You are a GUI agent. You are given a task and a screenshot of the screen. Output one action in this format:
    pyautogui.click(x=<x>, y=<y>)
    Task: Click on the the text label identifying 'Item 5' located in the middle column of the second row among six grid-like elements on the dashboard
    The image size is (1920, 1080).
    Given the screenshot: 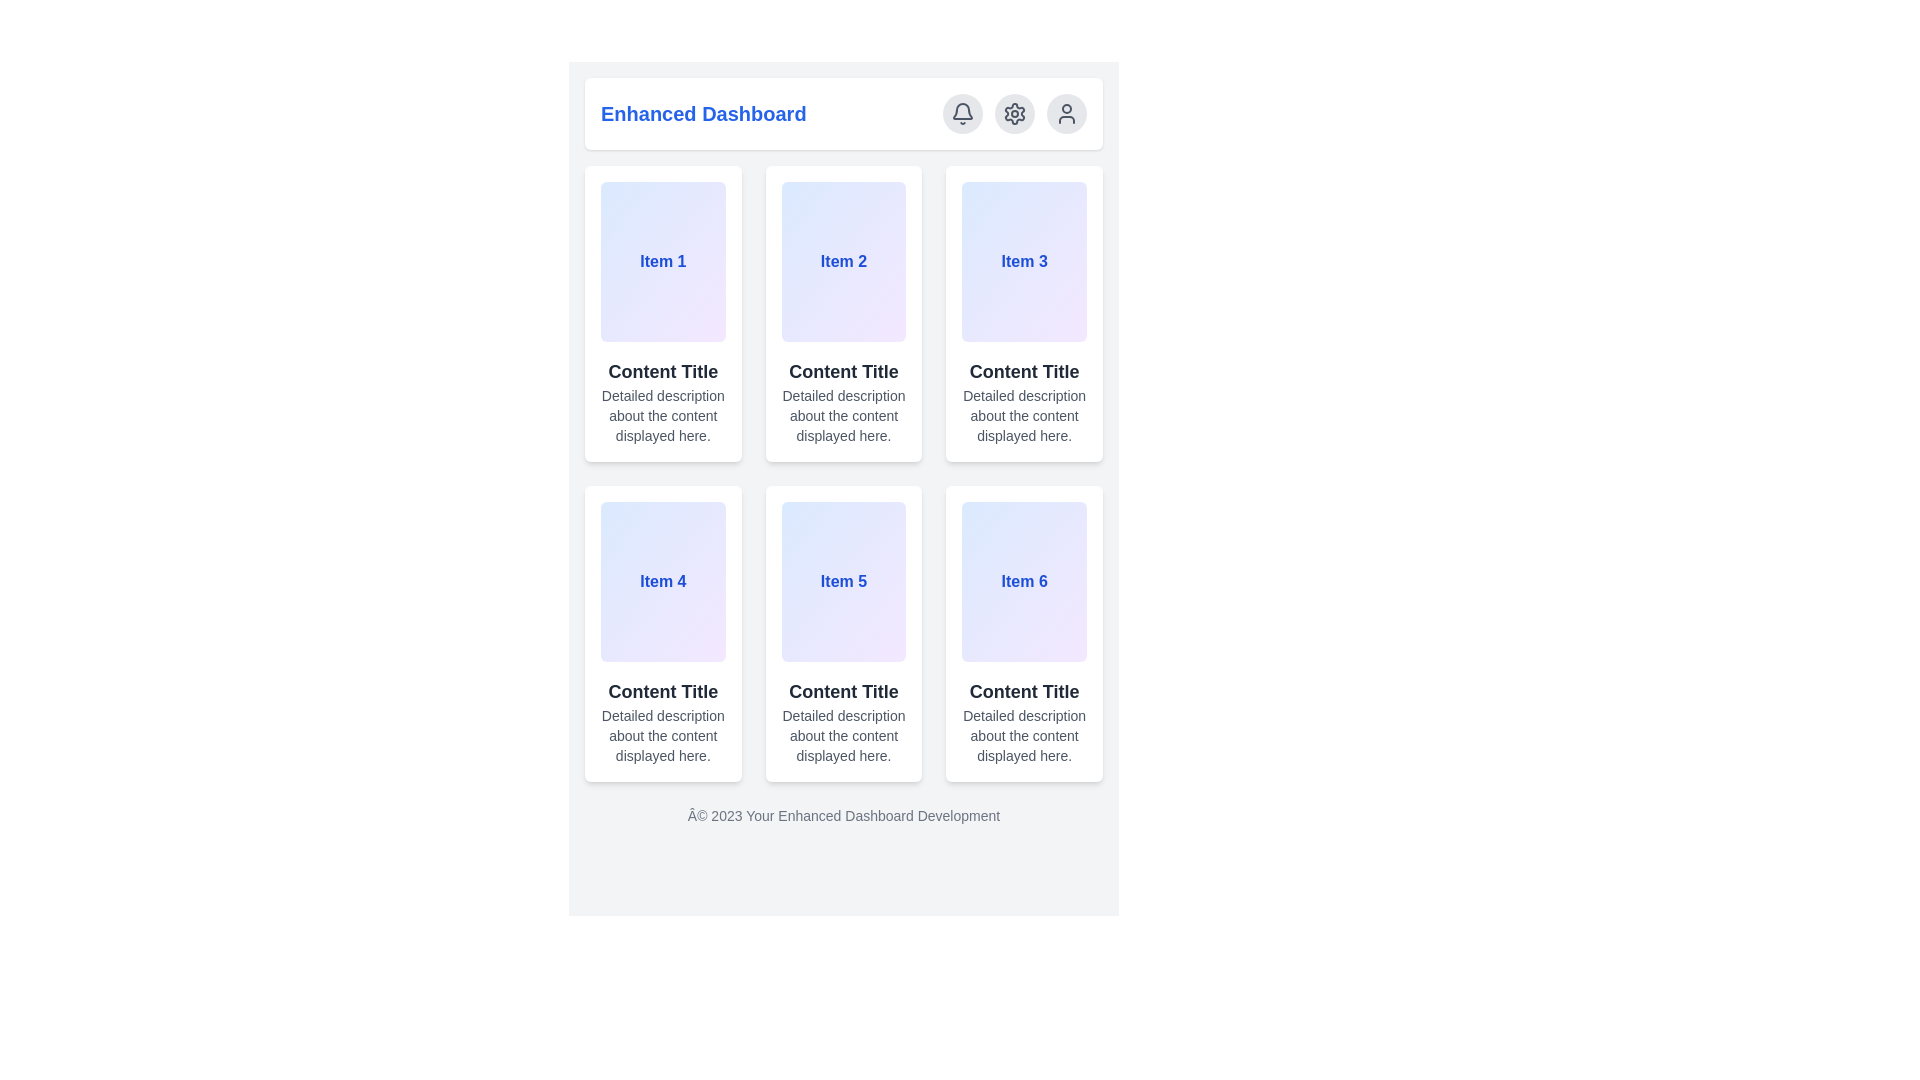 What is the action you would take?
    pyautogui.click(x=844, y=582)
    